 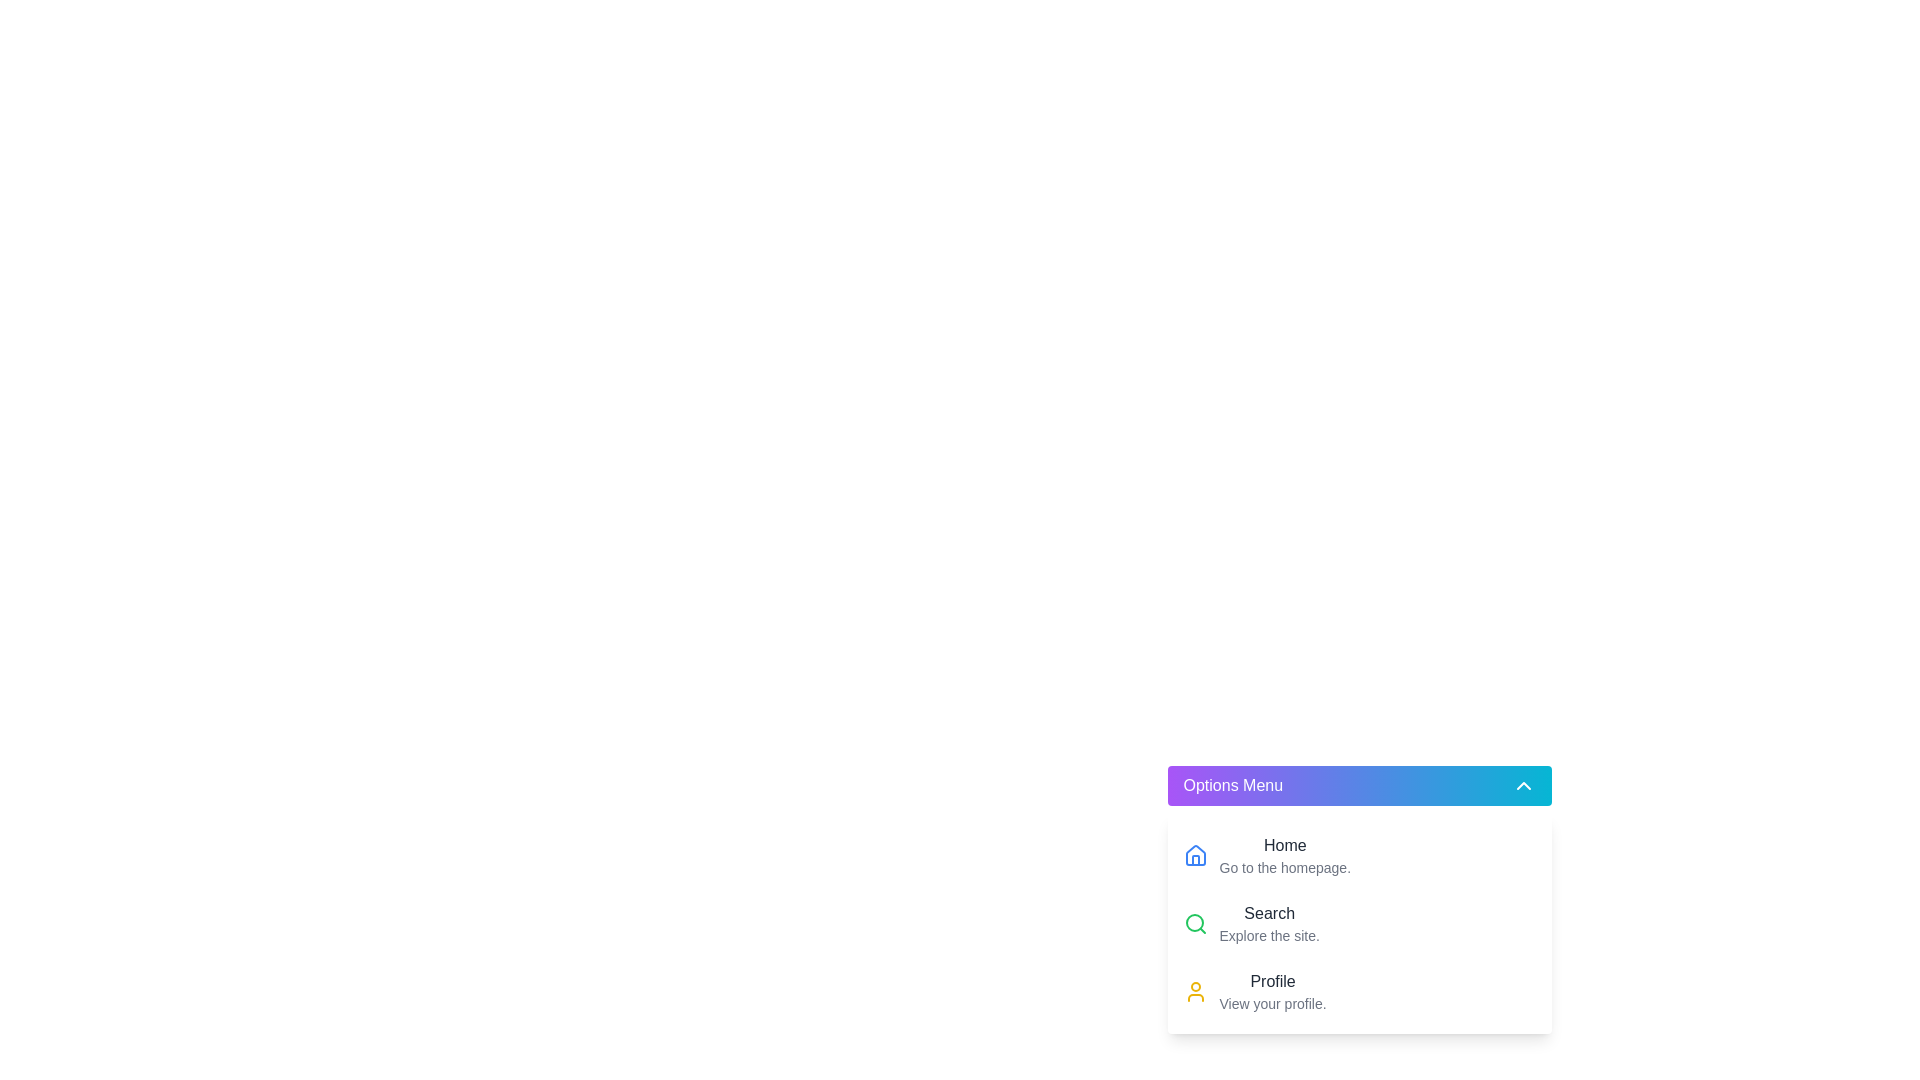 What do you see at coordinates (1522, 785) in the screenshot?
I see `the chevron icon button at the right end of the 'Options Menu' button` at bounding box center [1522, 785].